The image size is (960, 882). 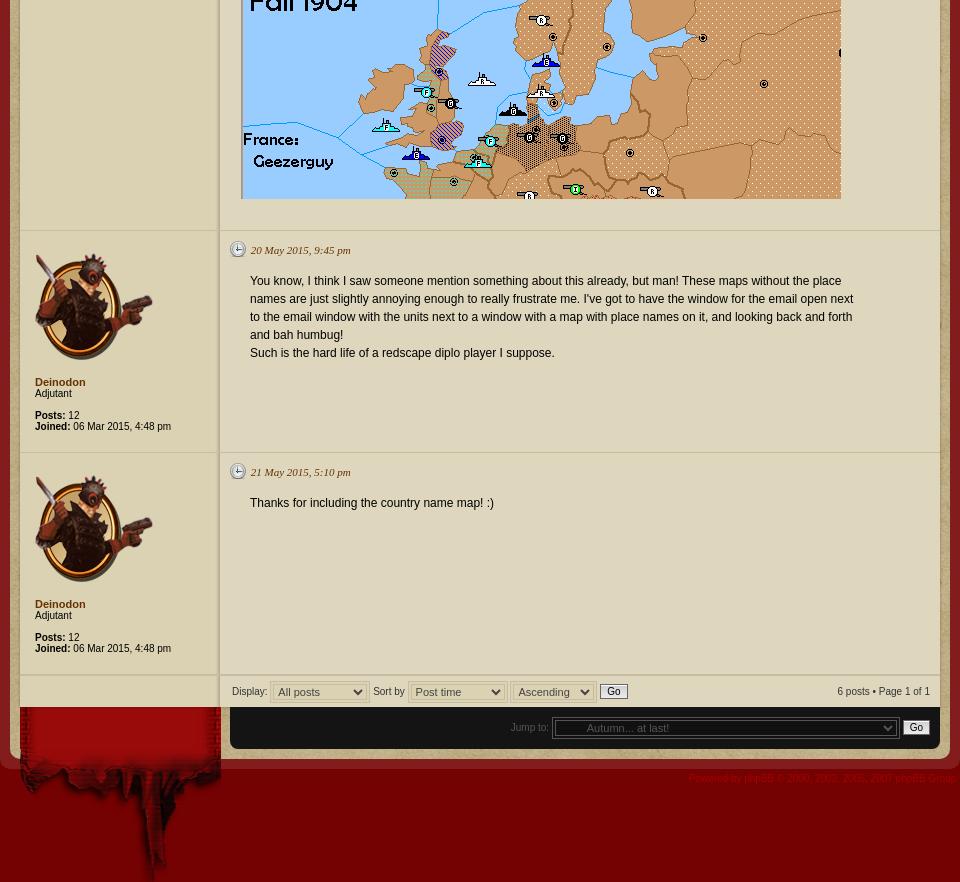 I want to click on '© 2000, 2002, 2005, 2007 phpBB Group', so click(x=865, y=777).